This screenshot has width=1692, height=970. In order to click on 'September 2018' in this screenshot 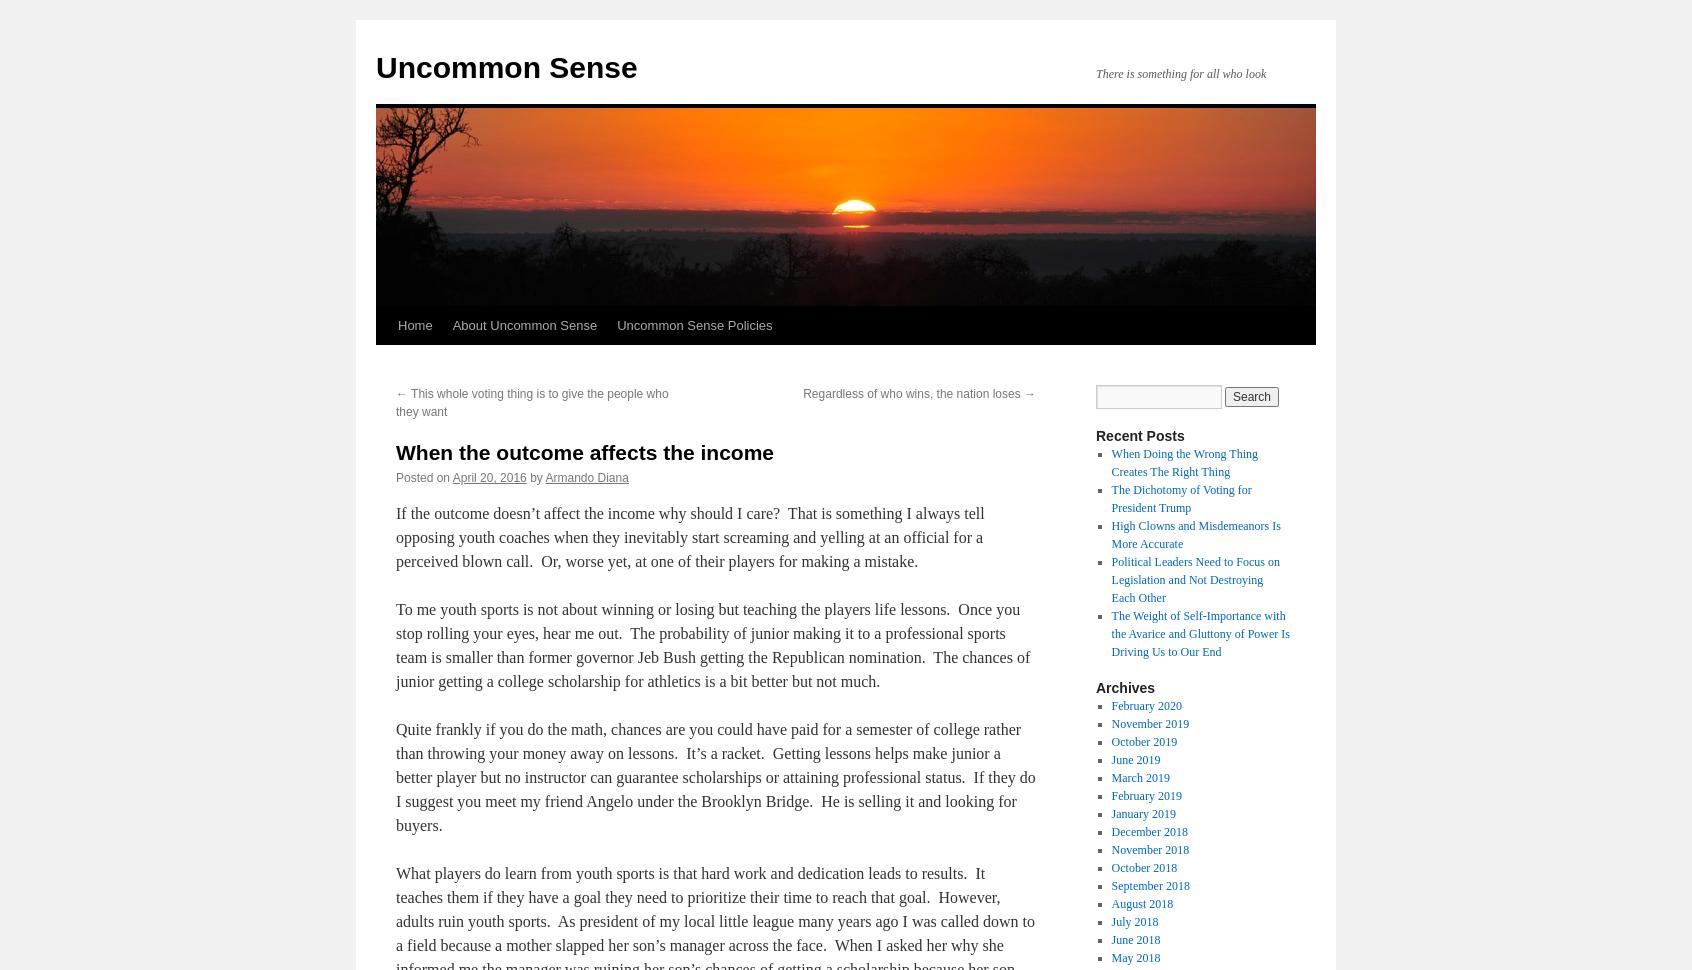, I will do `click(1149, 885)`.